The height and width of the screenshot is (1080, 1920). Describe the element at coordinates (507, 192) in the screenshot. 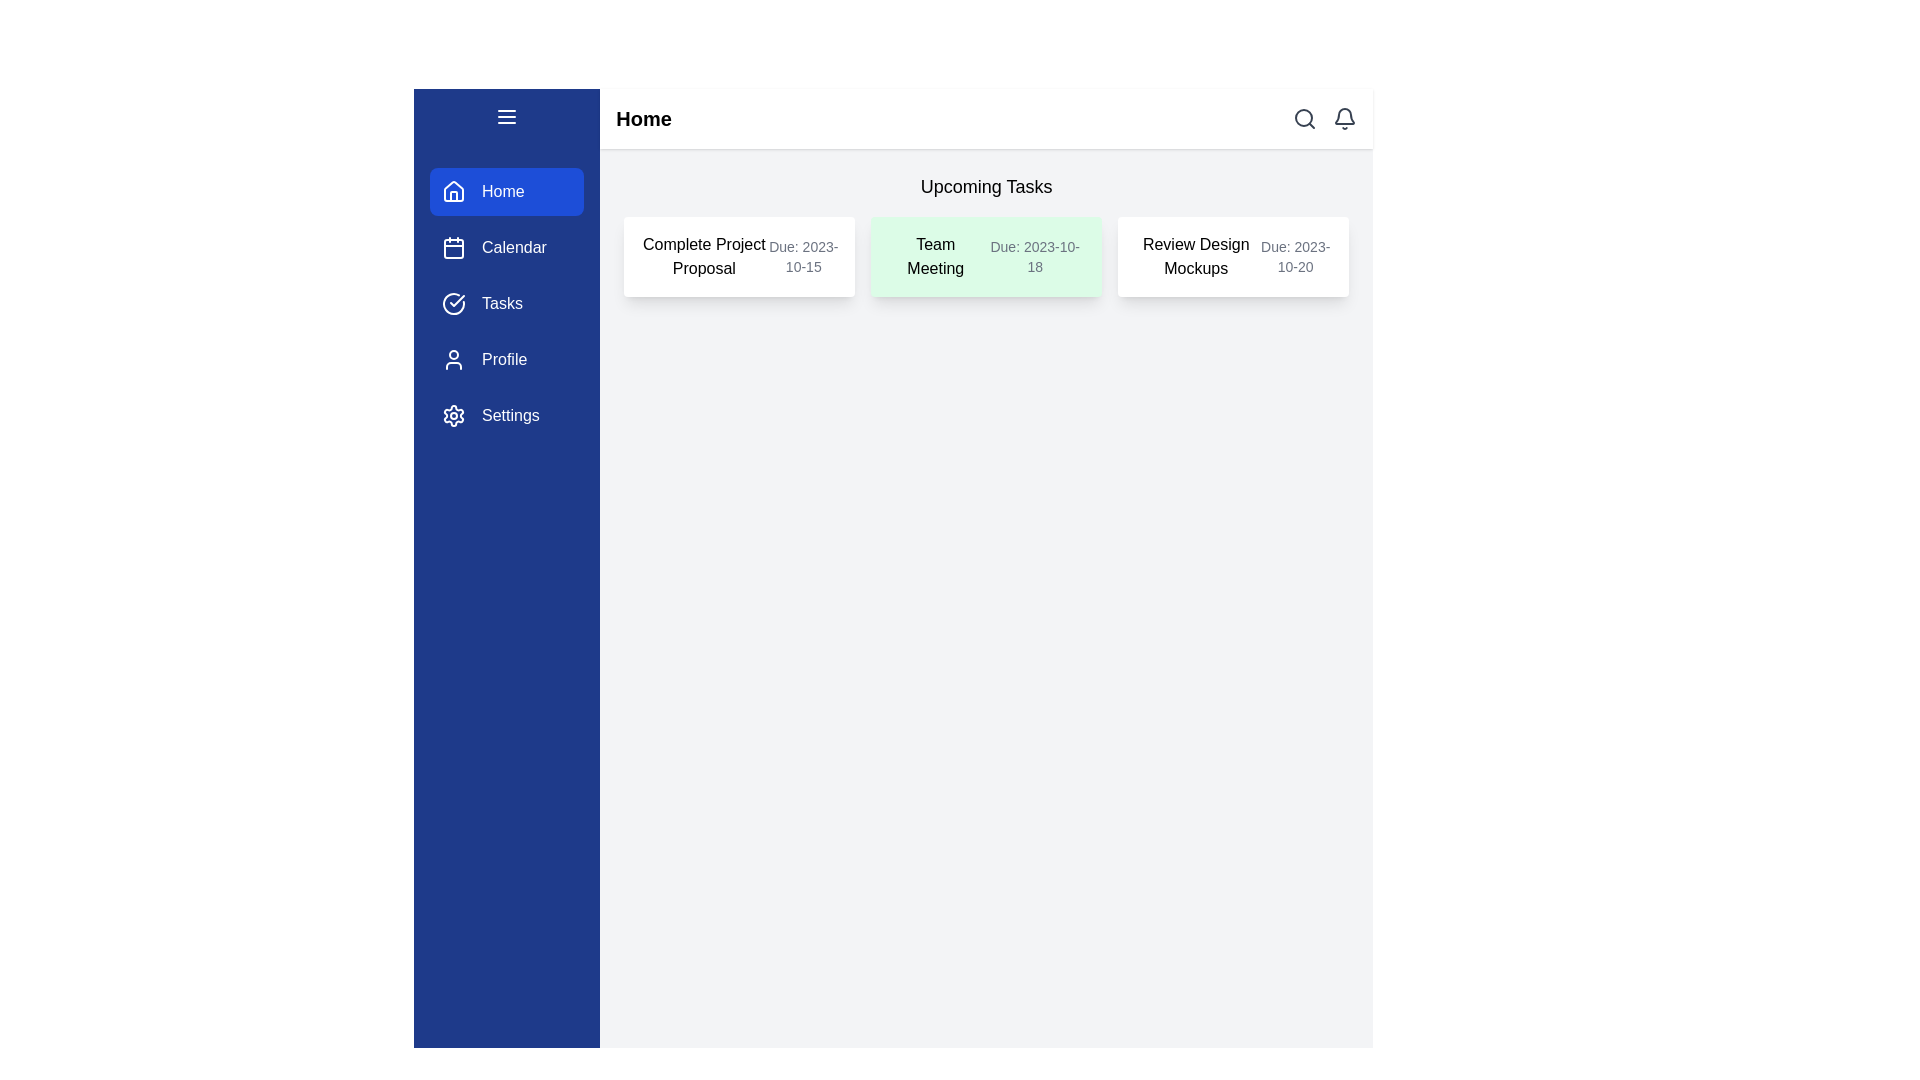

I see `the Home navigation button located at the top of the vertical navigation menu on the left side of the interface` at that location.